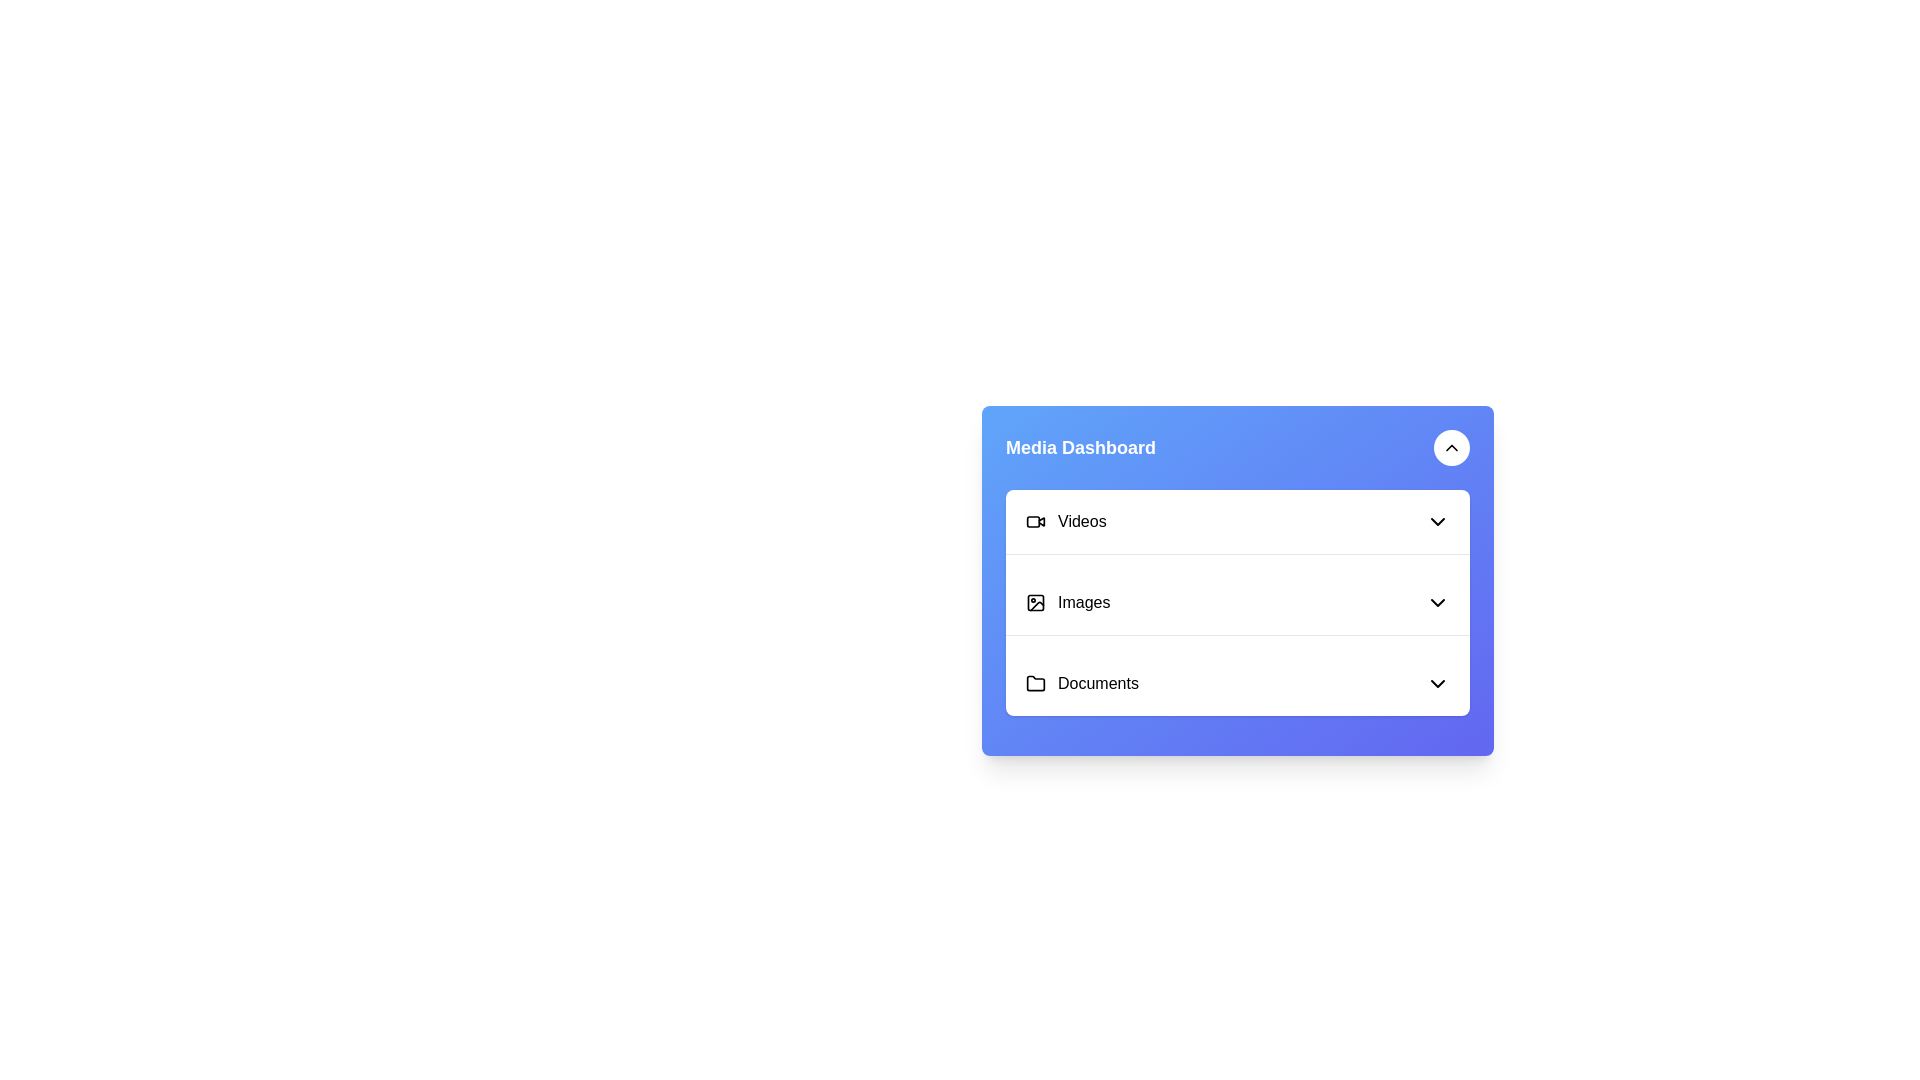 This screenshot has width=1920, height=1080. I want to click on keyboard navigation, so click(1437, 601).